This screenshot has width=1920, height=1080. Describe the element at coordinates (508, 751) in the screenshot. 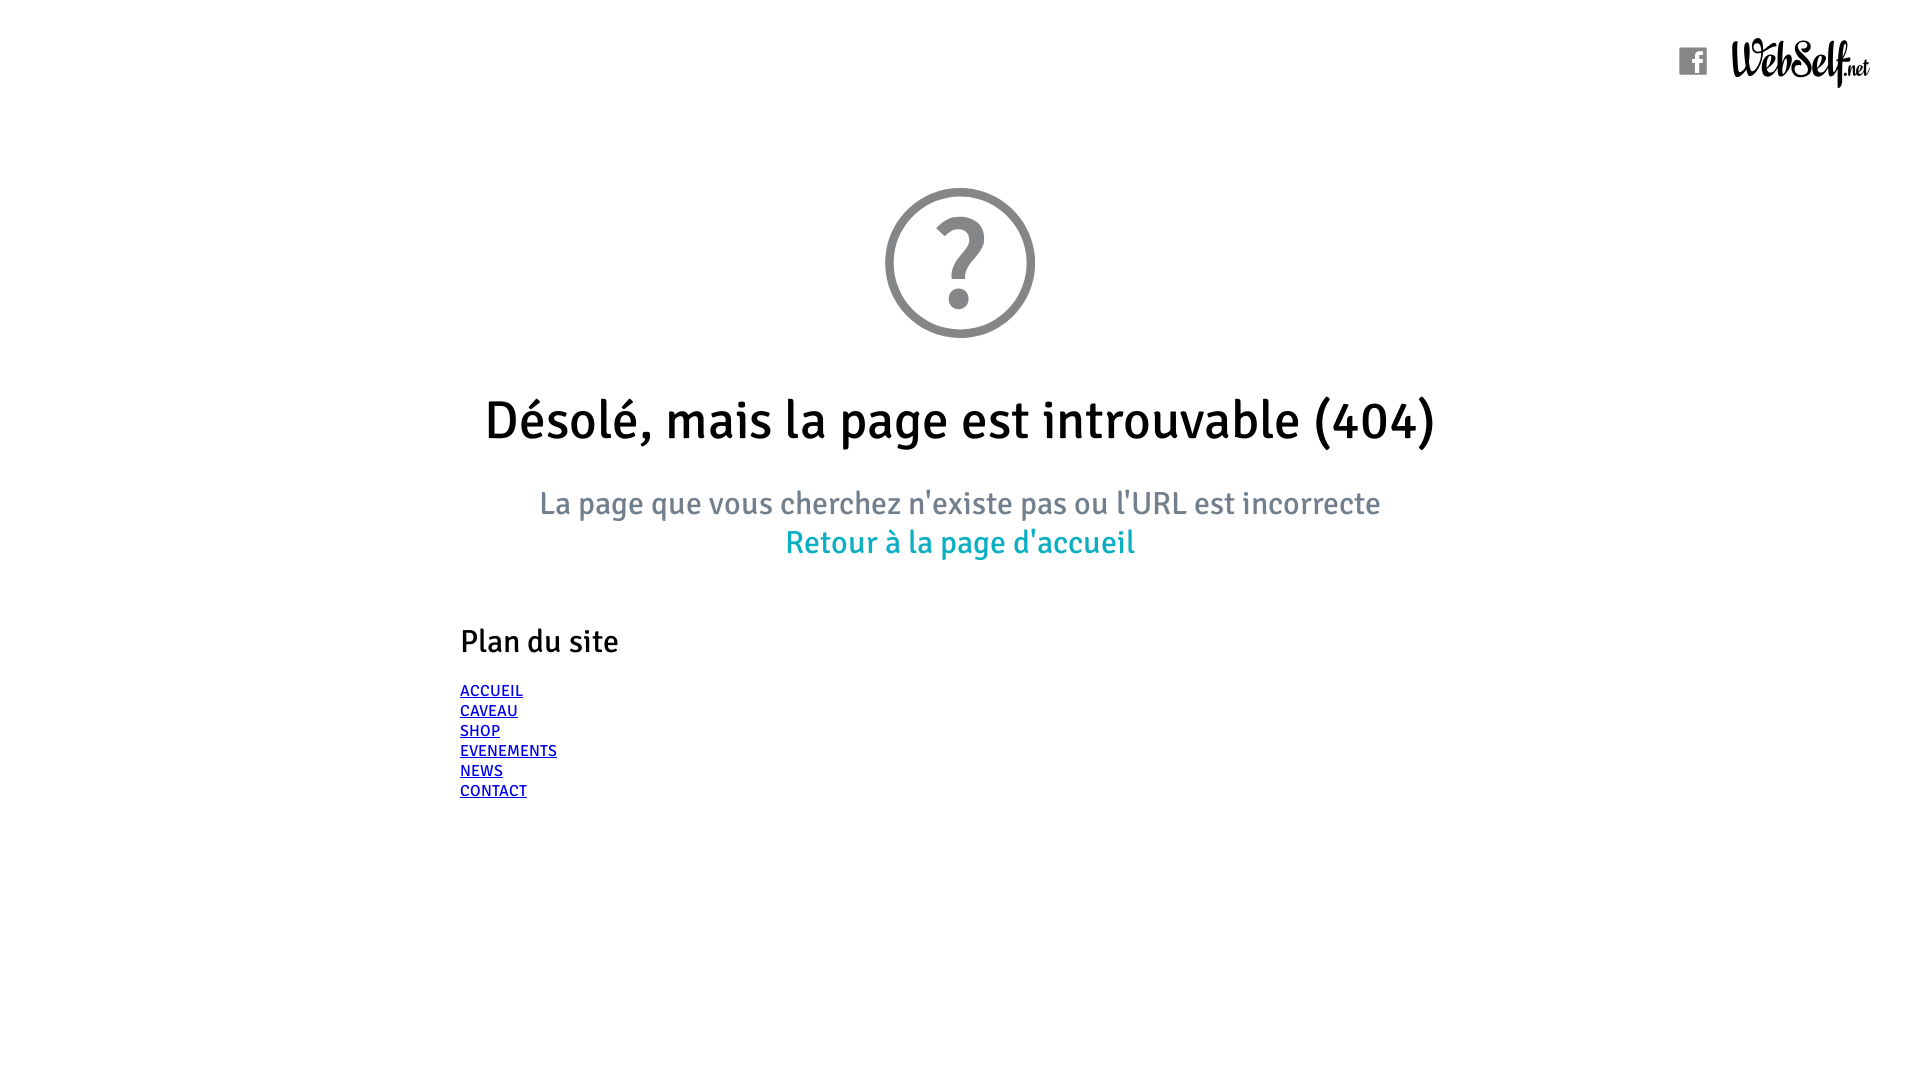

I see `'EVENEMENTS'` at that location.